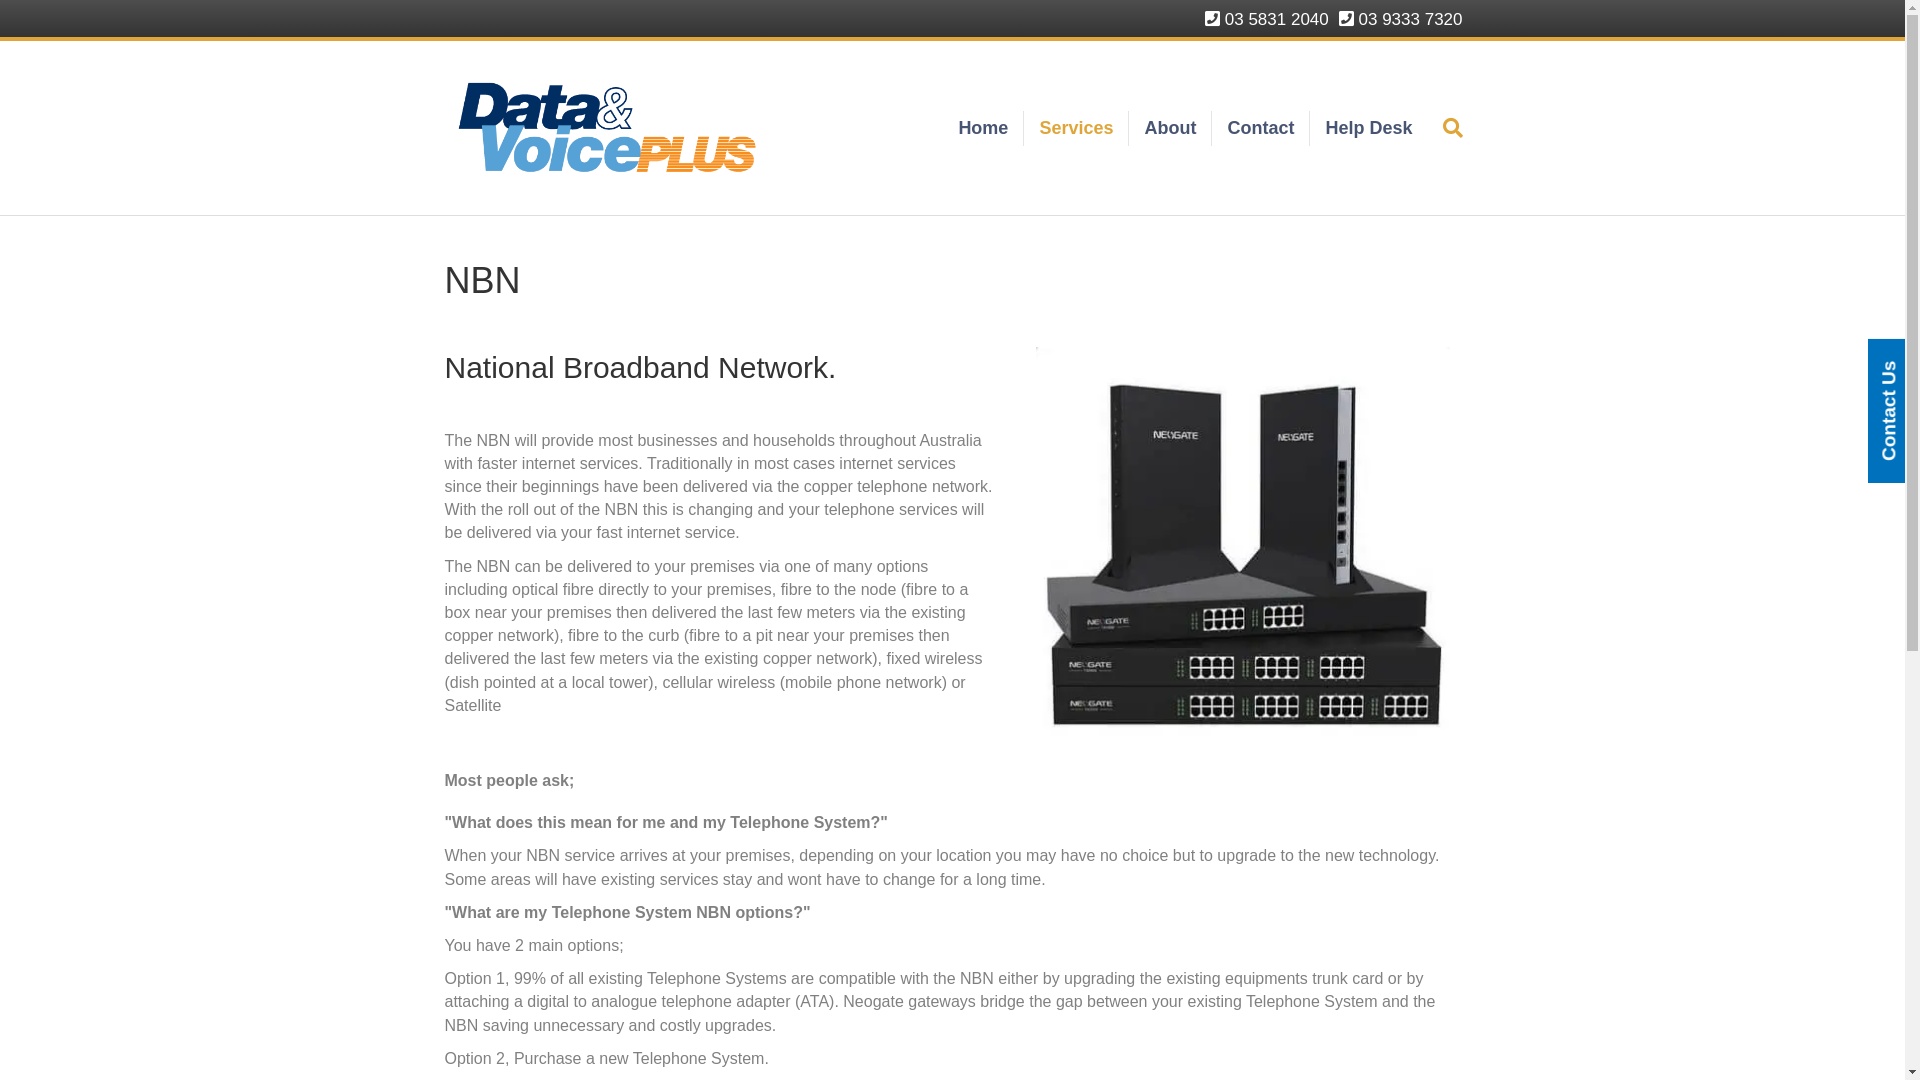 The height and width of the screenshot is (1080, 1920). I want to click on 'About', so click(1170, 128).